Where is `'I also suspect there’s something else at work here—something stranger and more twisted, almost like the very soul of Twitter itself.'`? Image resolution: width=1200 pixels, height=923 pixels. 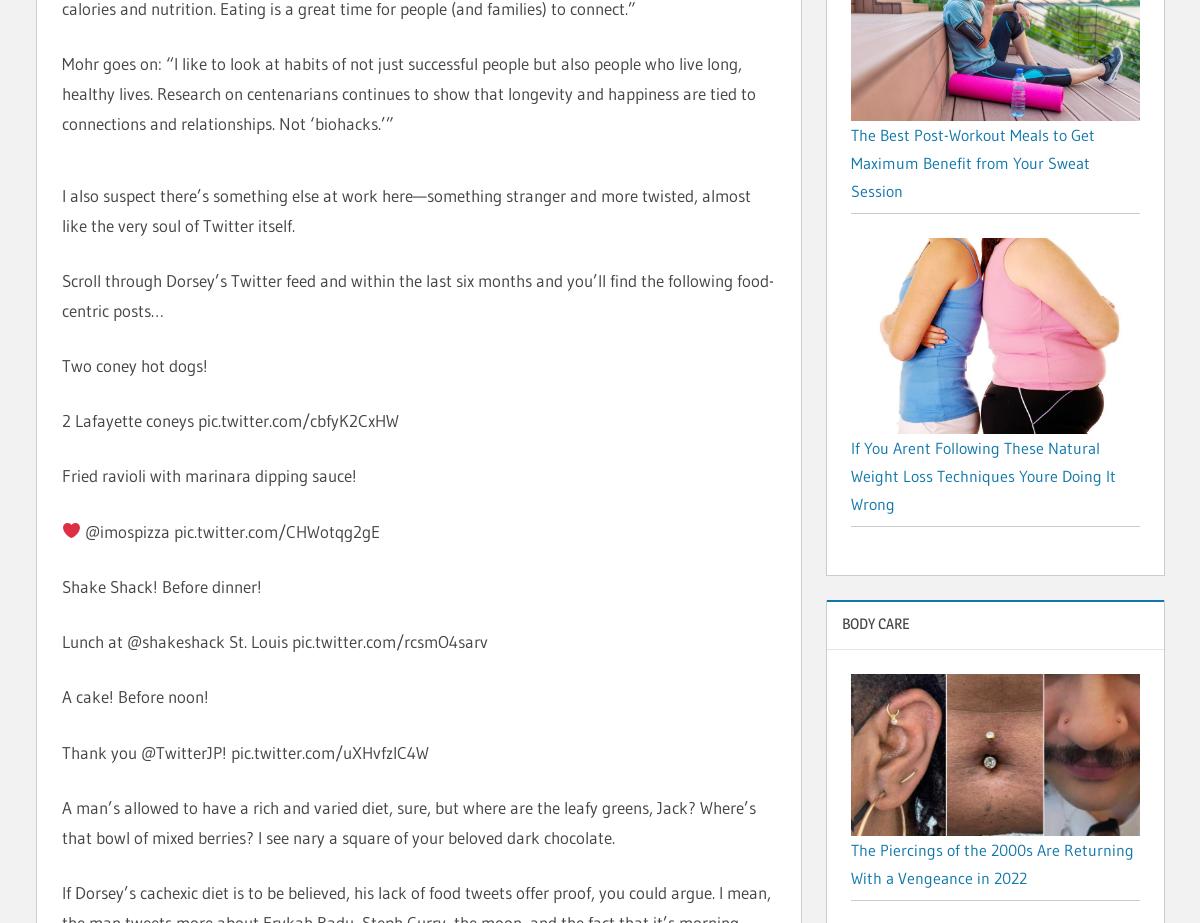 'I also suspect there’s something else at work here—something stranger and more twisted, almost like the very soul of Twitter itself.' is located at coordinates (406, 209).